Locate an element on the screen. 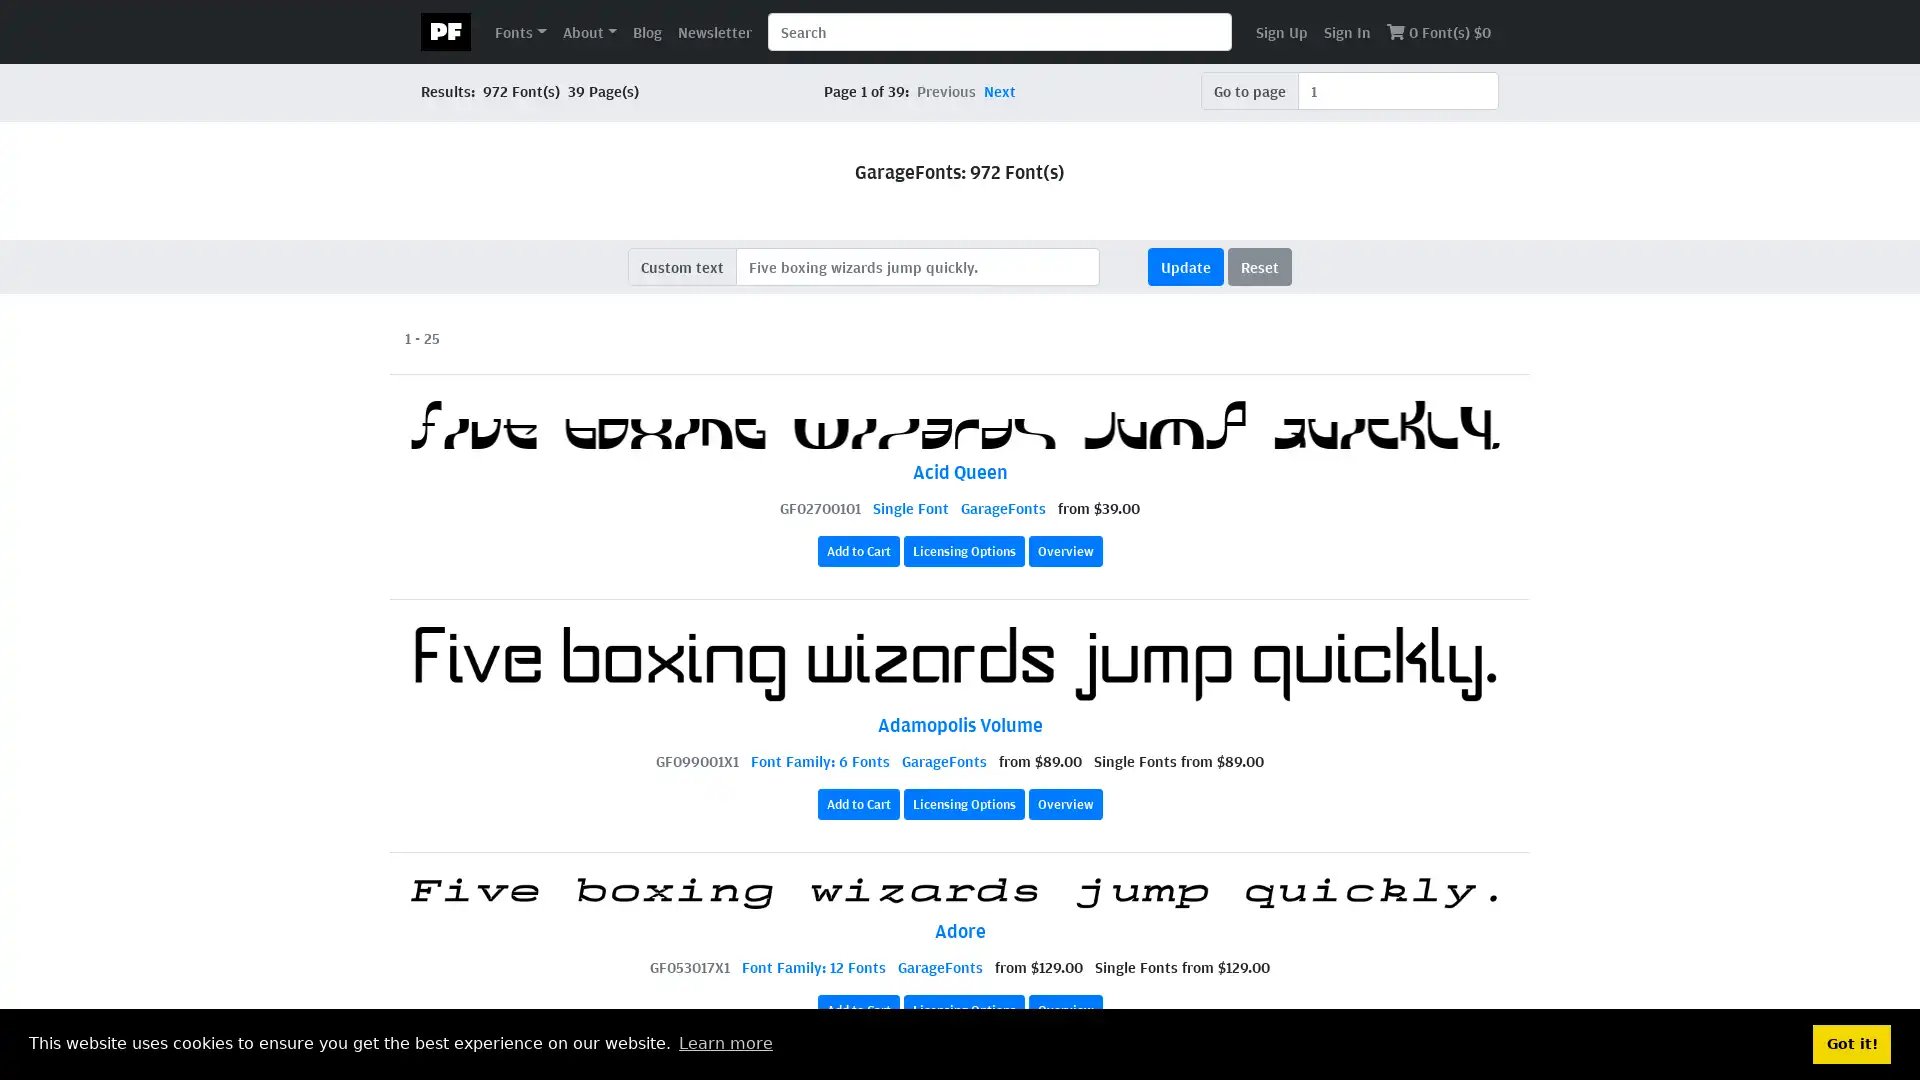  Fonts is located at coordinates (520, 30).